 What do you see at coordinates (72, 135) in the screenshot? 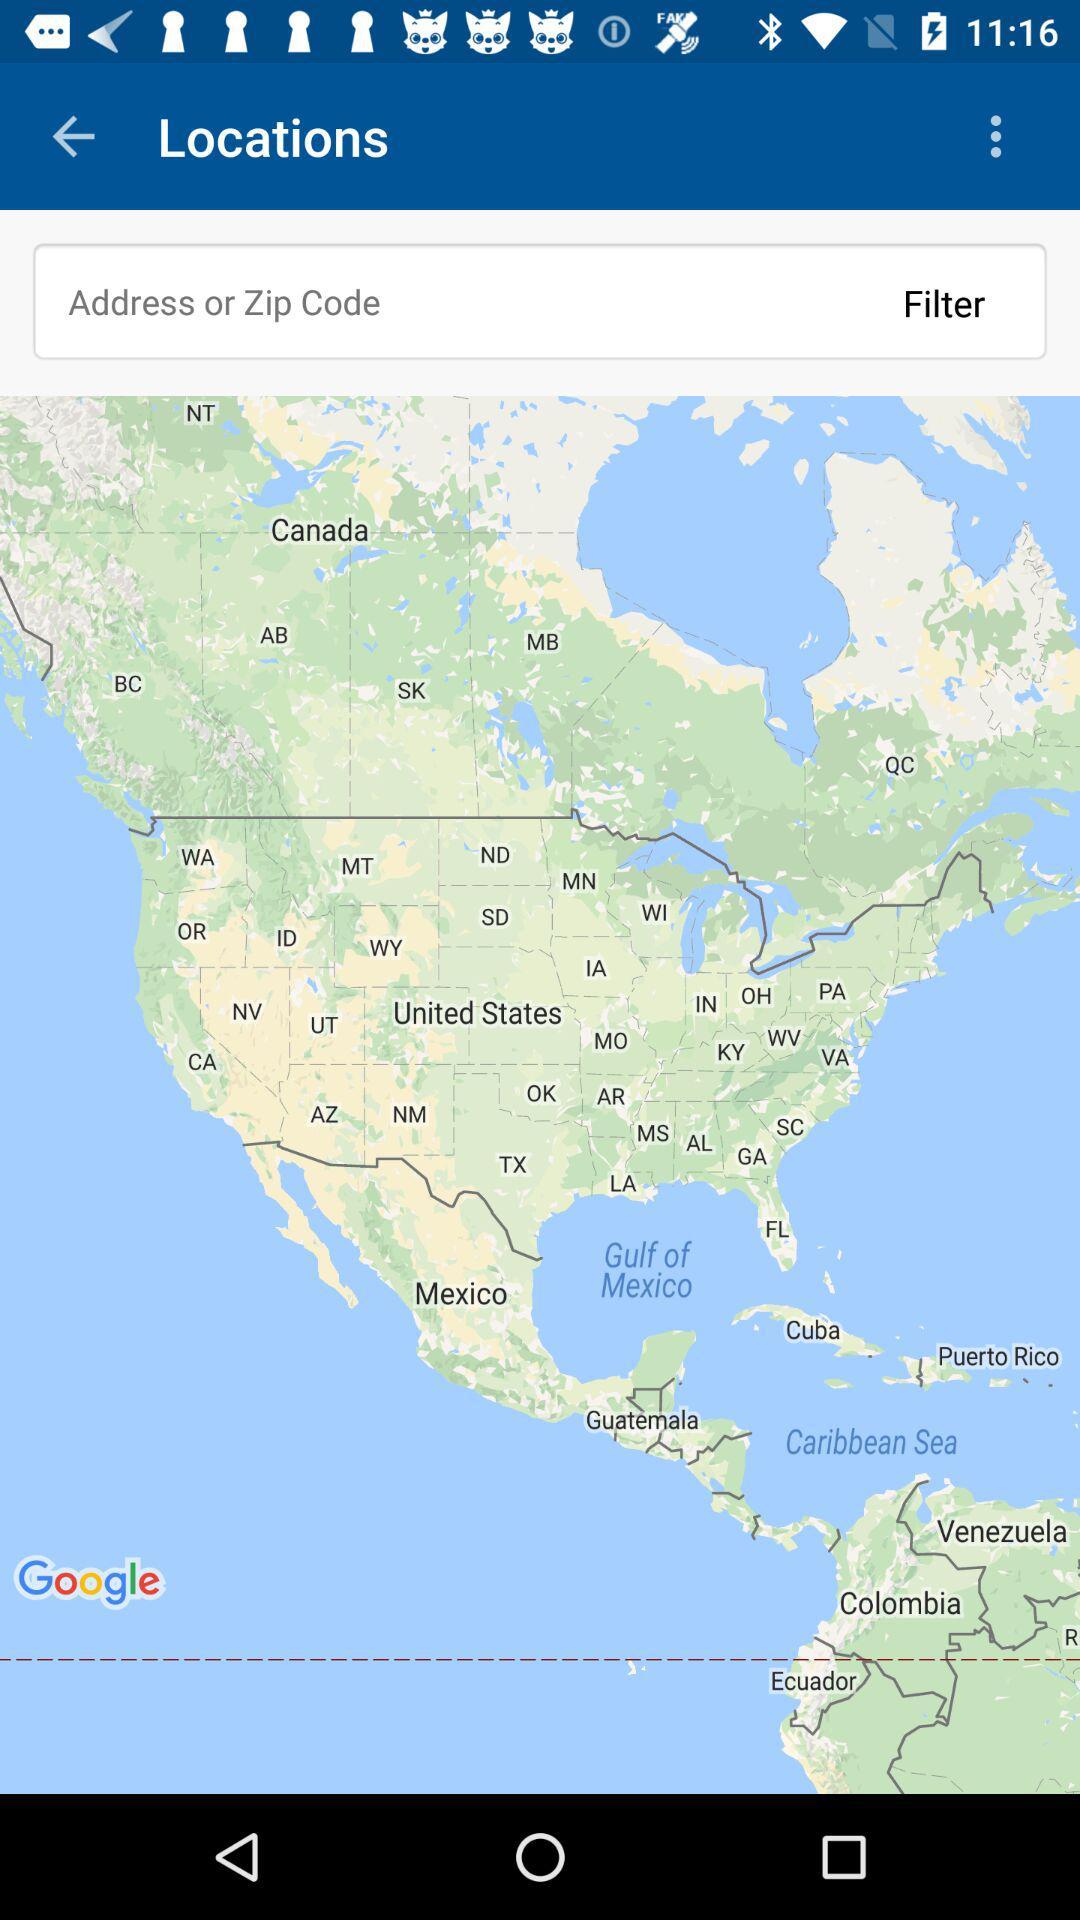
I see `item to the left of the locations icon` at bounding box center [72, 135].